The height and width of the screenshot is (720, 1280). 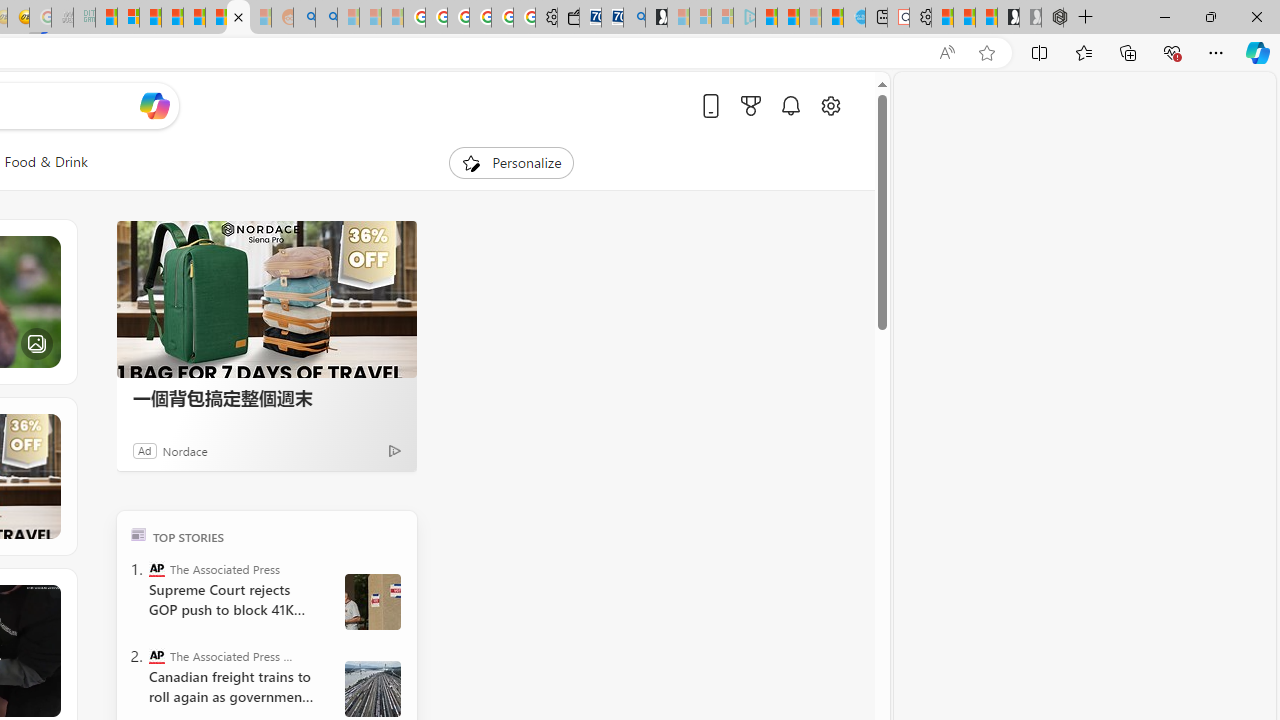 What do you see at coordinates (1085, 17) in the screenshot?
I see `'New Tab'` at bounding box center [1085, 17].